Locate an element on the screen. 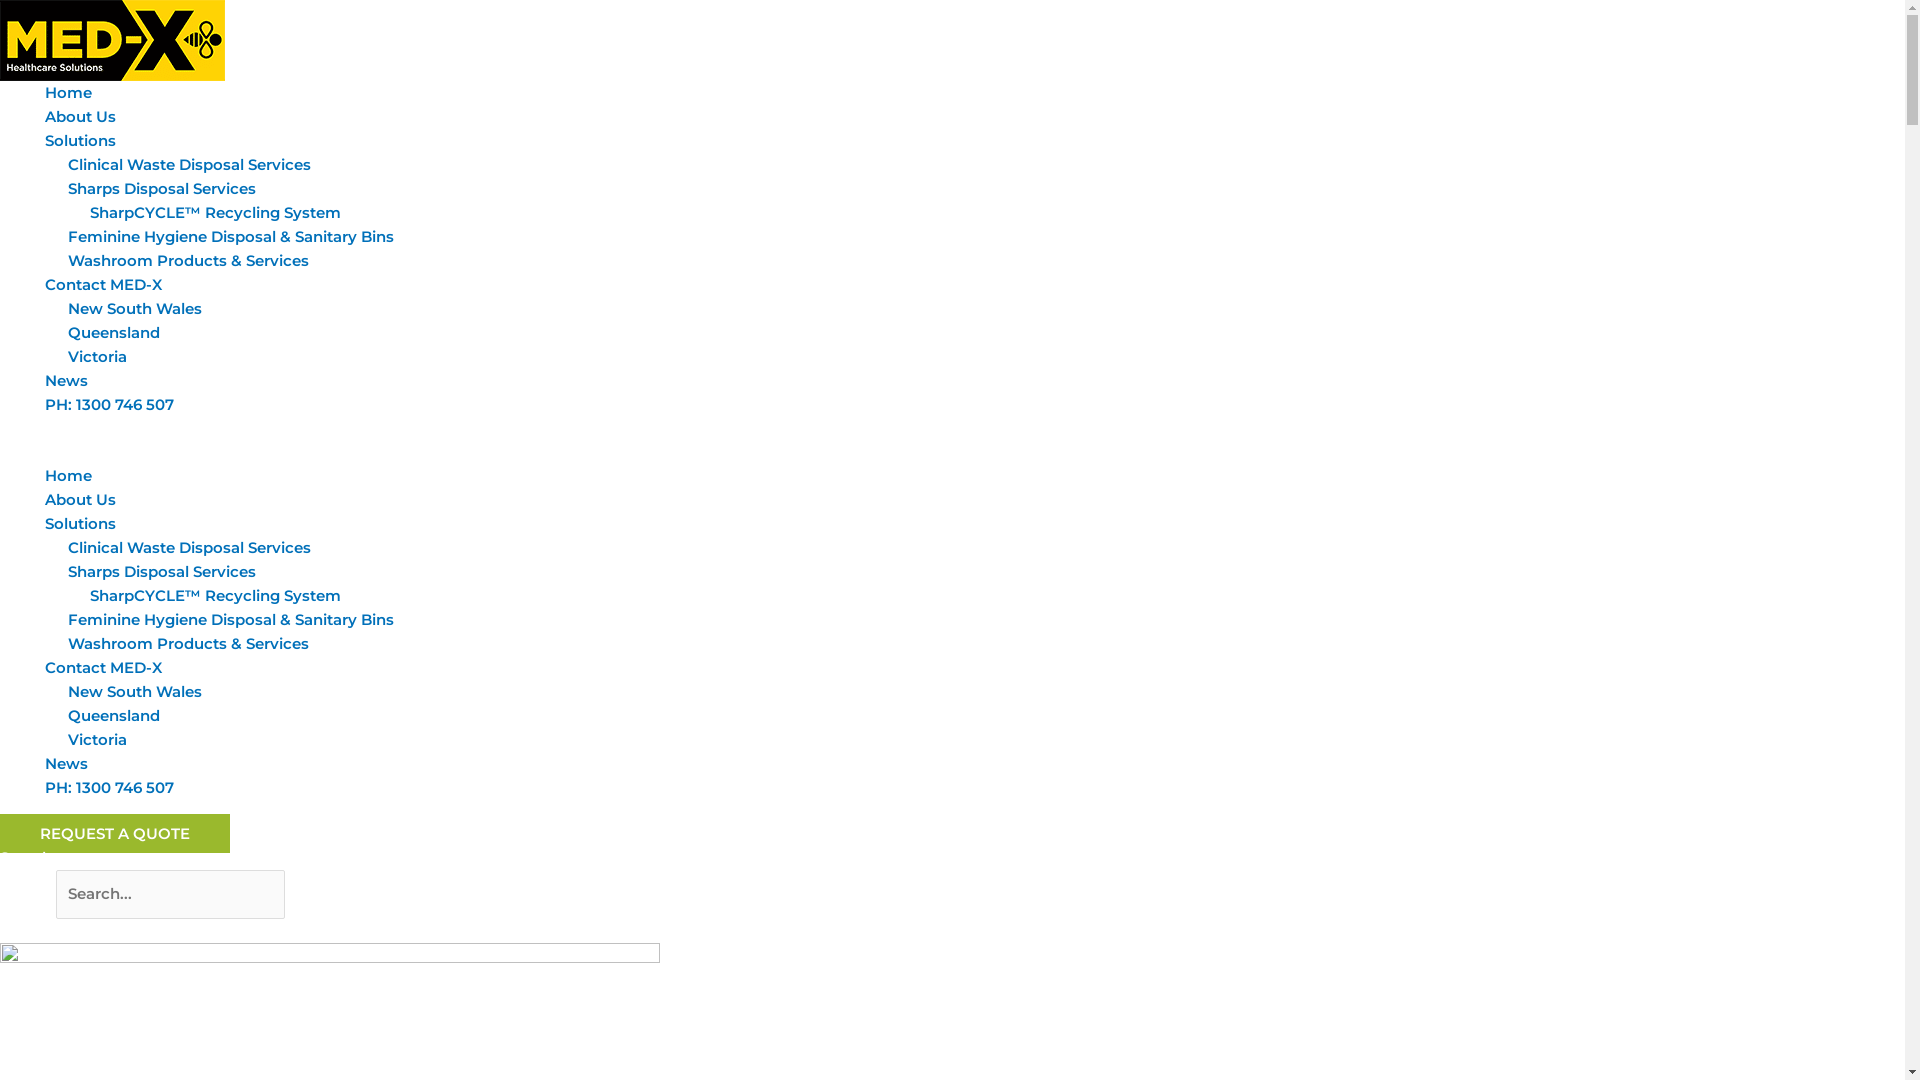 This screenshot has width=1920, height=1080. 'Washroom Products & Services' is located at coordinates (67, 643).